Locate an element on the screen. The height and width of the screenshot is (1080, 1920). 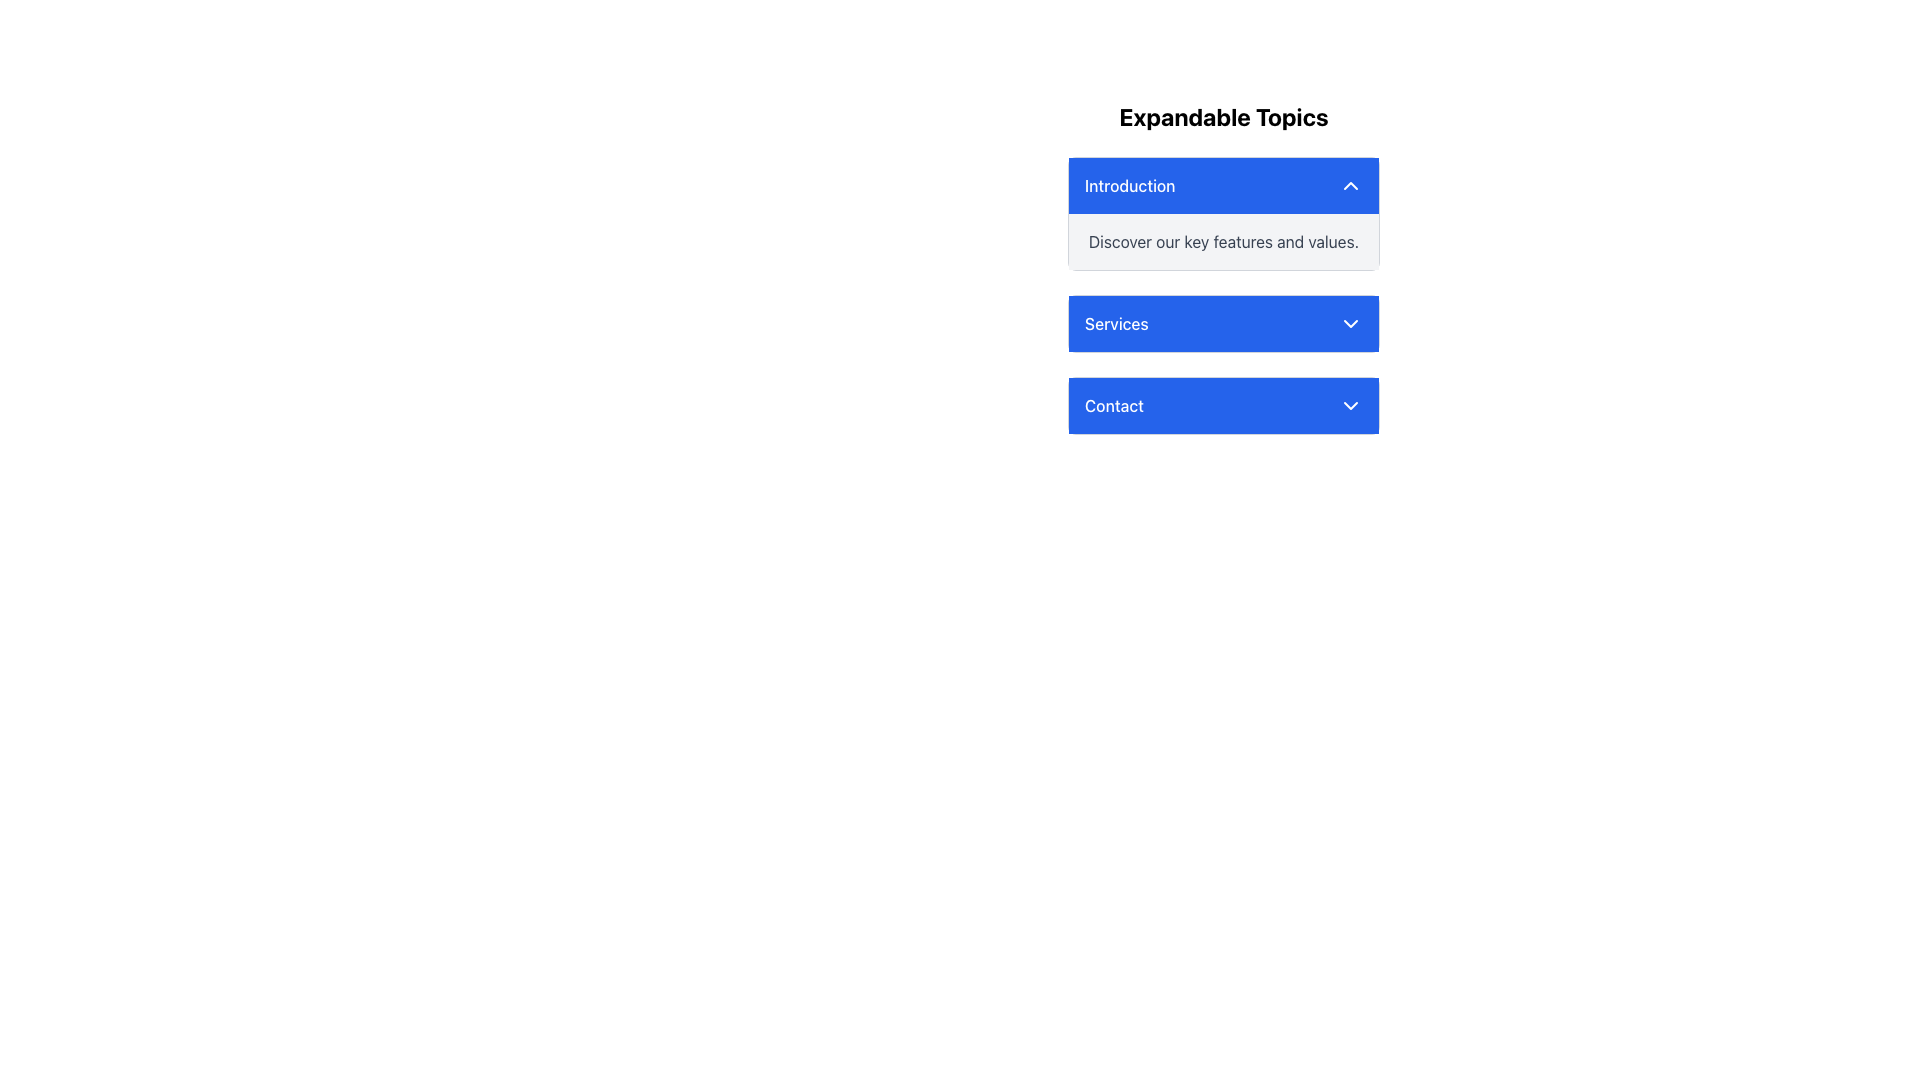
the text label displaying 'Discover our key features and values.' which is styled in gray font on a white background, located in the expanded section under the 'Introduction' tab is located at coordinates (1223, 241).